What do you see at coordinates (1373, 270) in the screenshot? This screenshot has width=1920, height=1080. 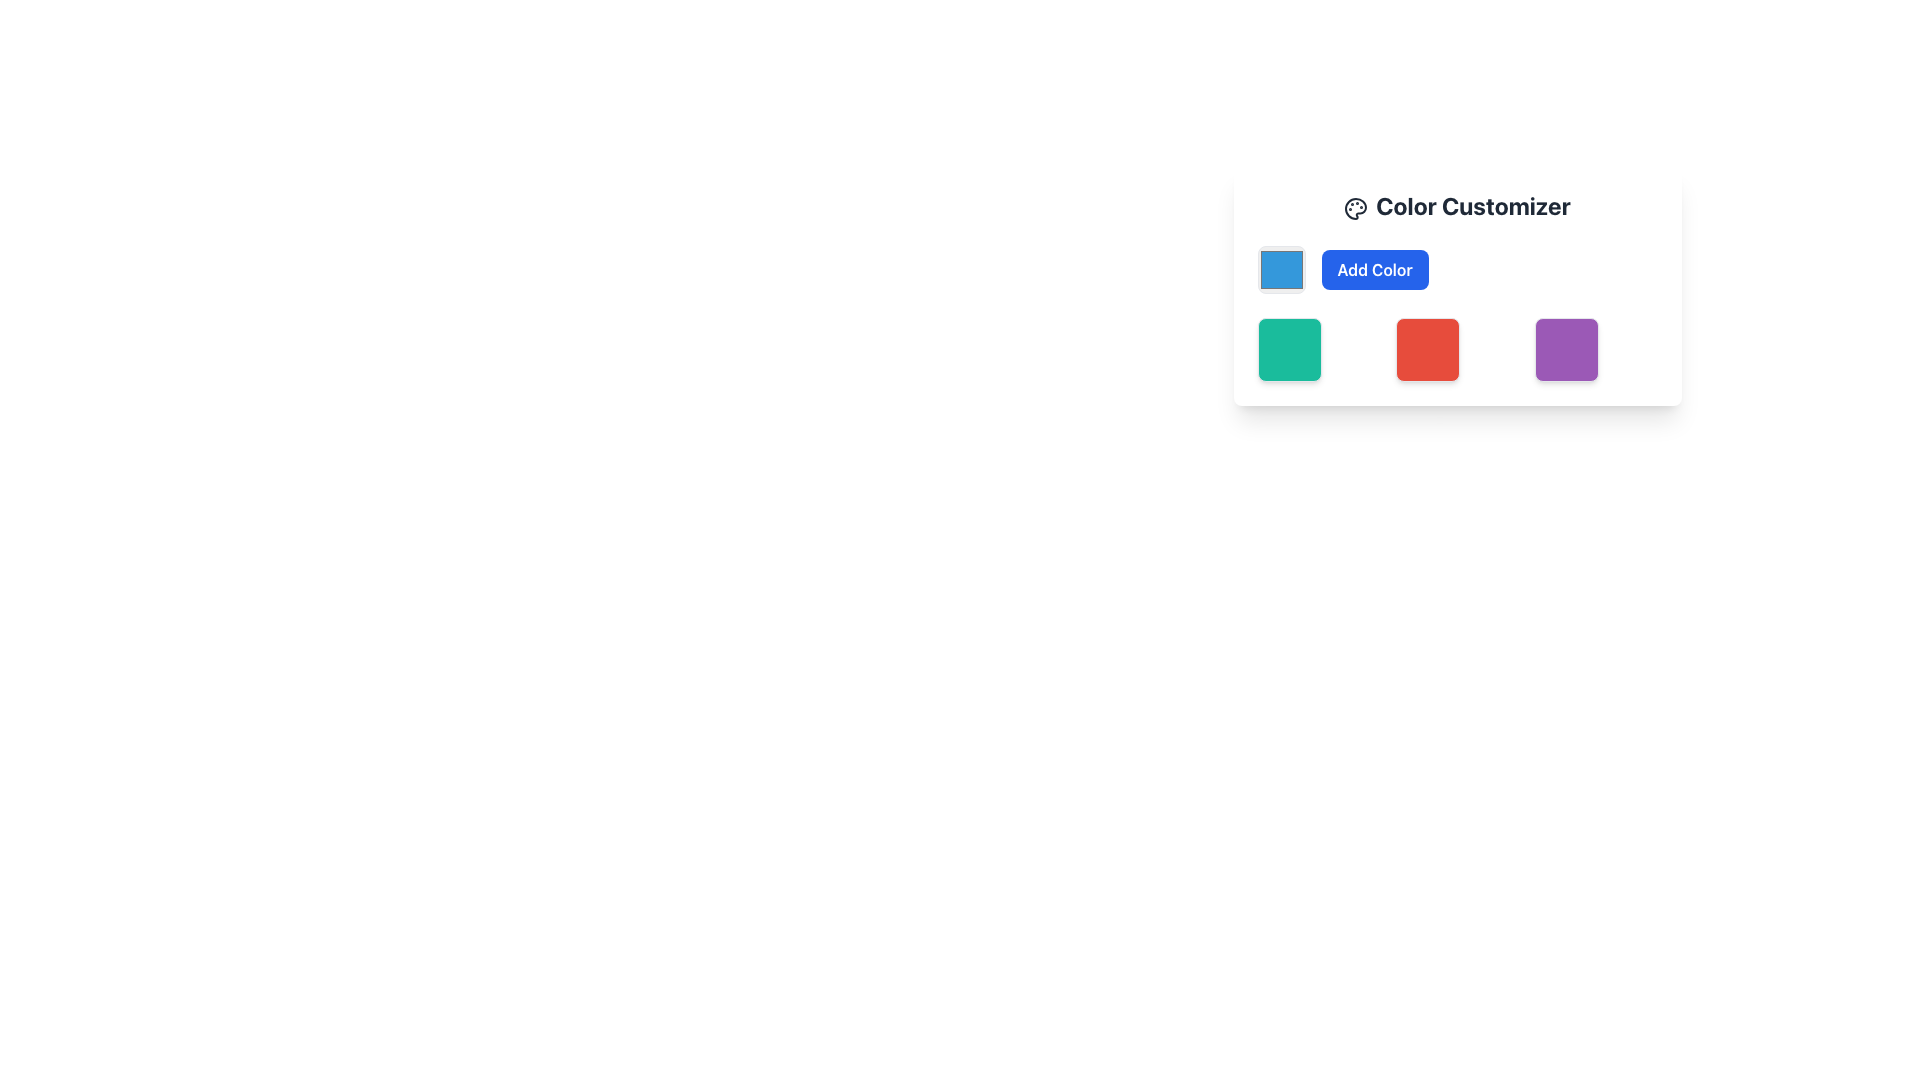 I see `the rectangular blue button labeled 'Add Color'` at bounding box center [1373, 270].